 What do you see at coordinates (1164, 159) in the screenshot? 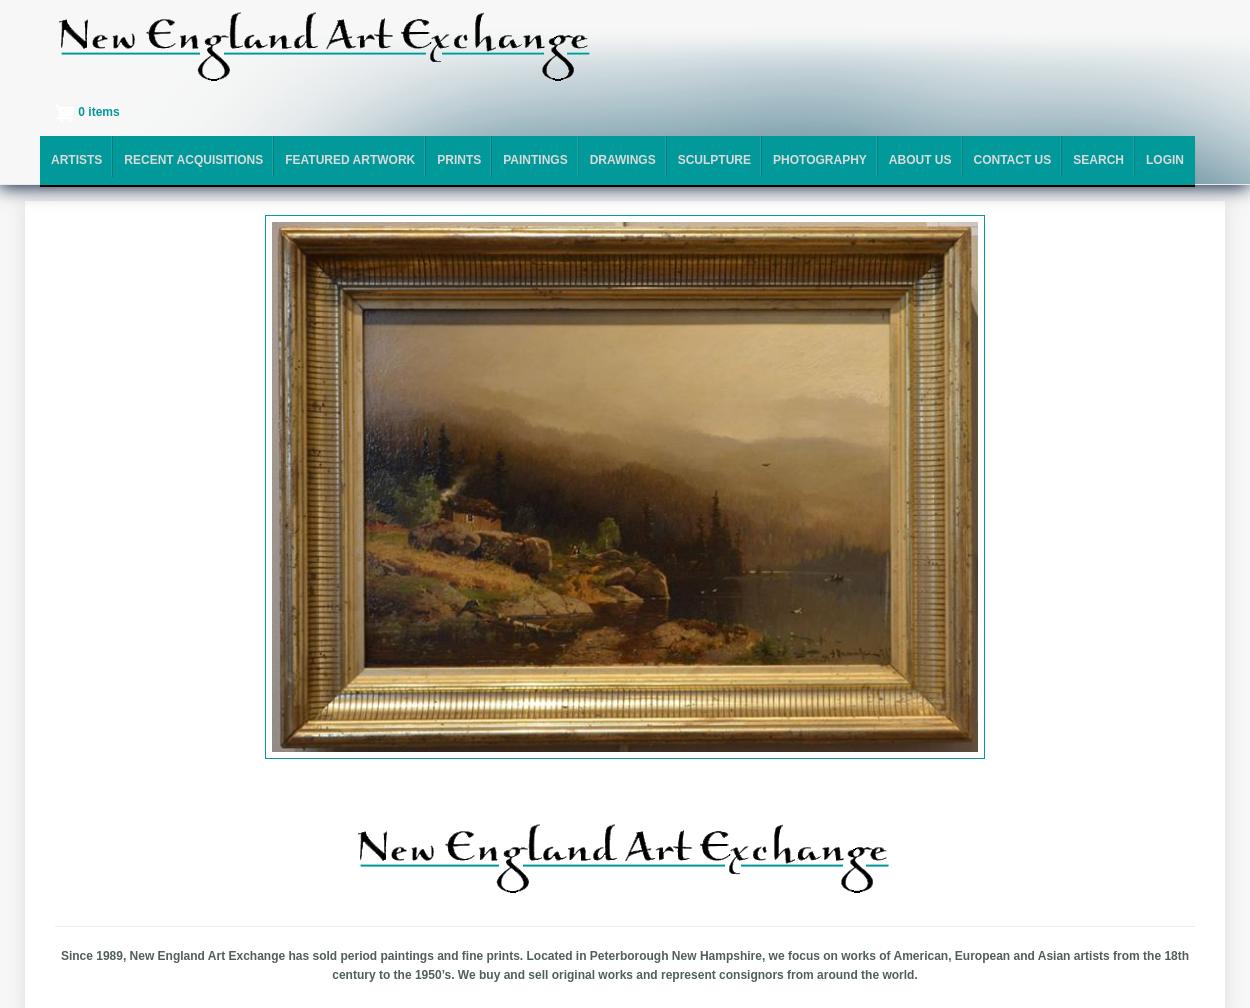
I see `'Login'` at bounding box center [1164, 159].